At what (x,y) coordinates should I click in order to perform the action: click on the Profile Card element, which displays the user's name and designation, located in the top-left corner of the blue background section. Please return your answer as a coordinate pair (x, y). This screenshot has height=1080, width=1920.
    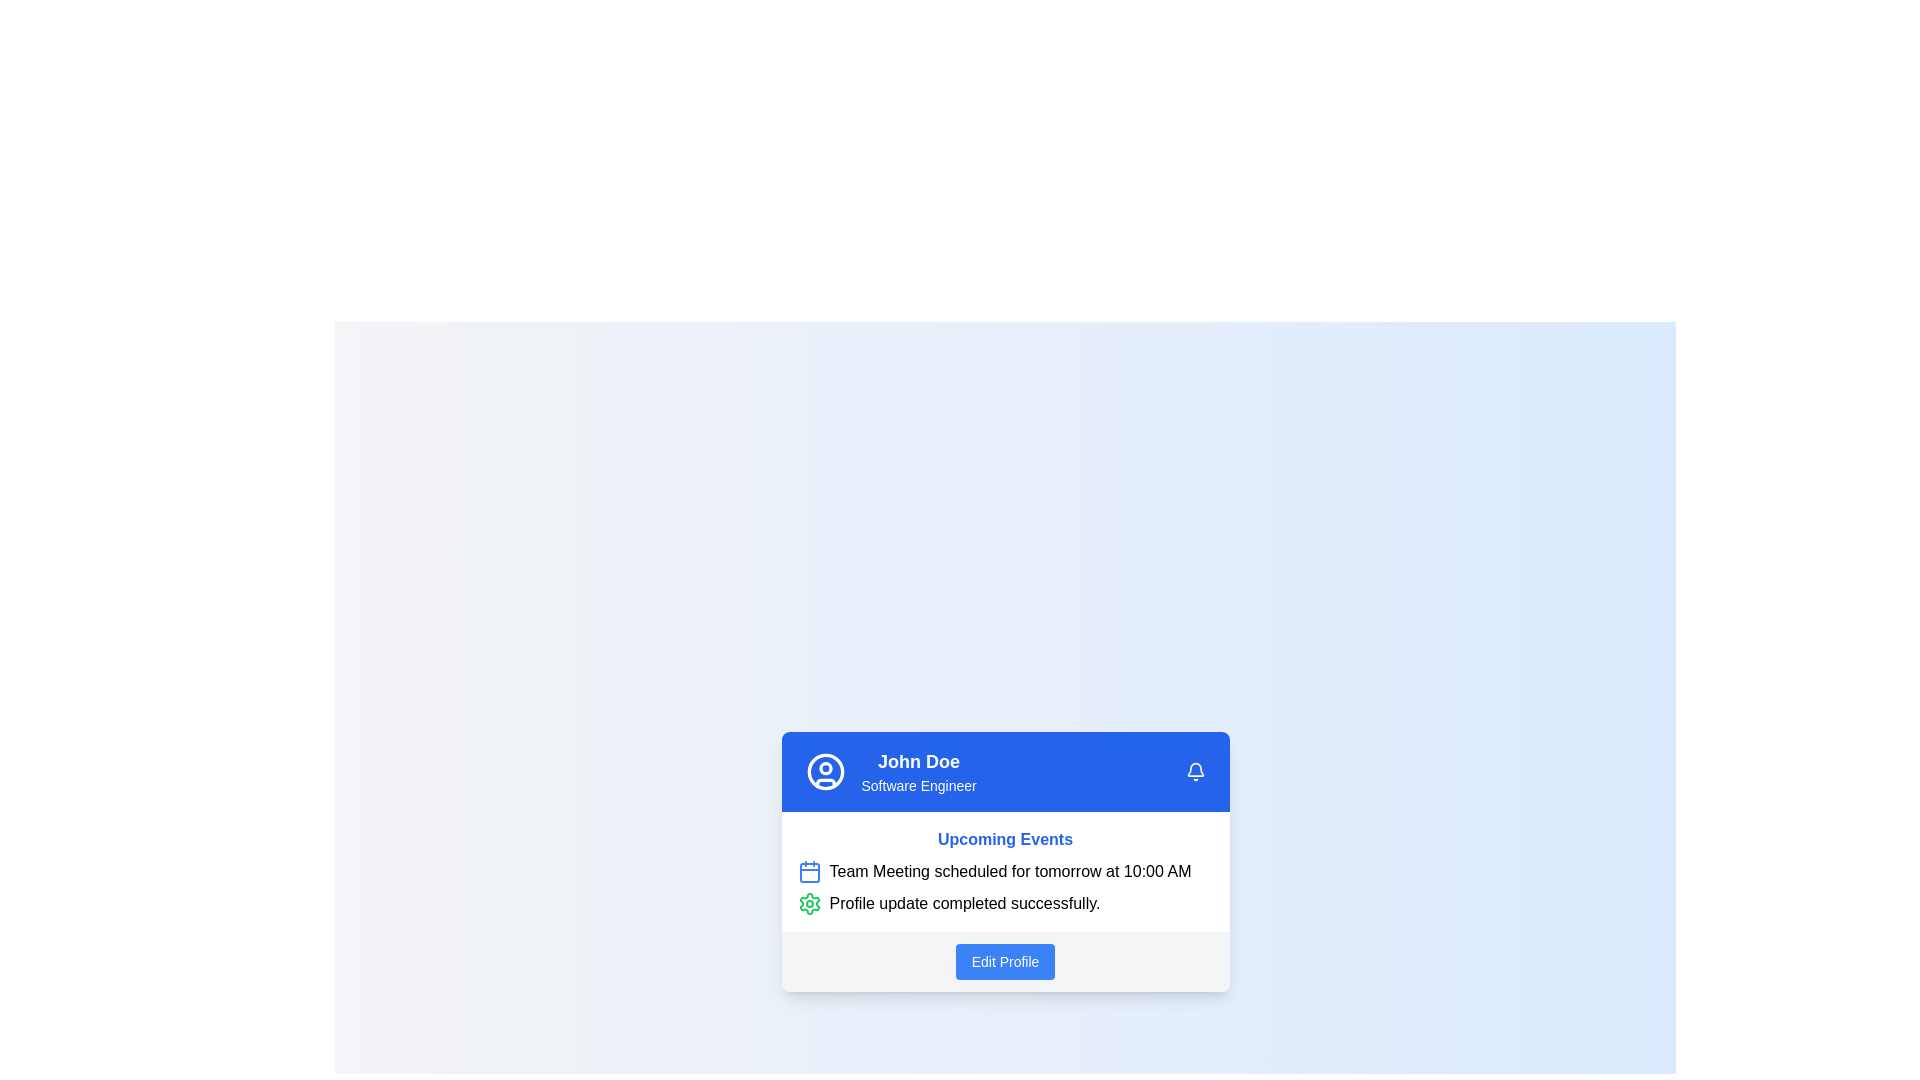
    Looking at the image, I should click on (890, 770).